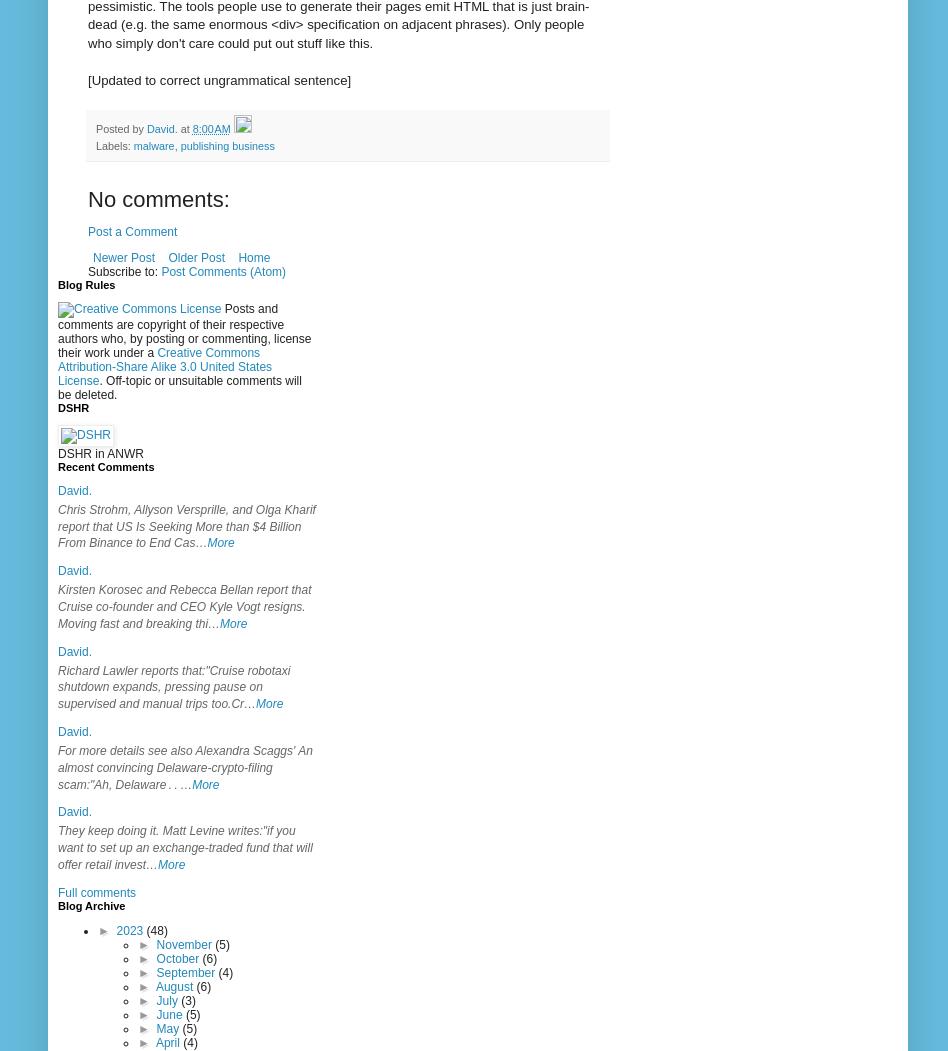 This screenshot has height=1051, width=948. I want to click on 'August', so click(174, 986).